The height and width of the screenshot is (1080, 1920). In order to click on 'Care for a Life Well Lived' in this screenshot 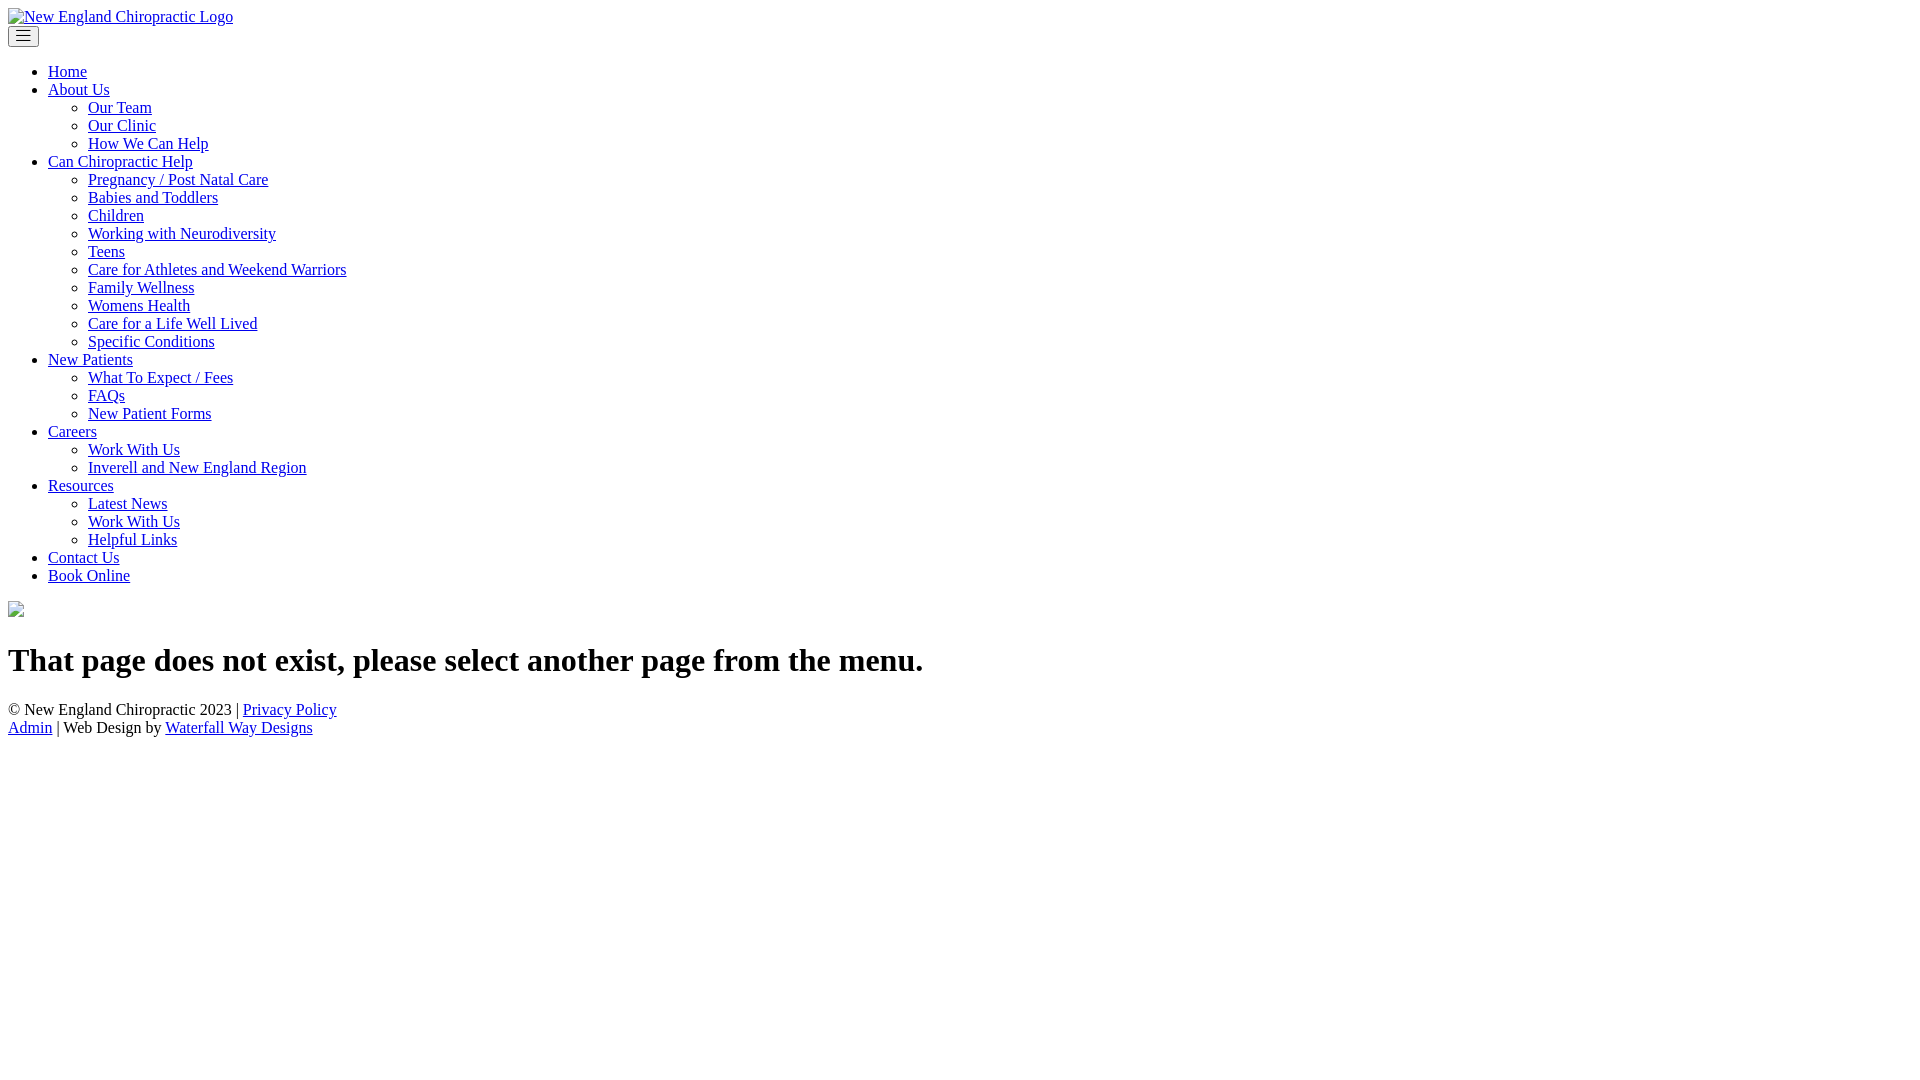, I will do `click(86, 322)`.